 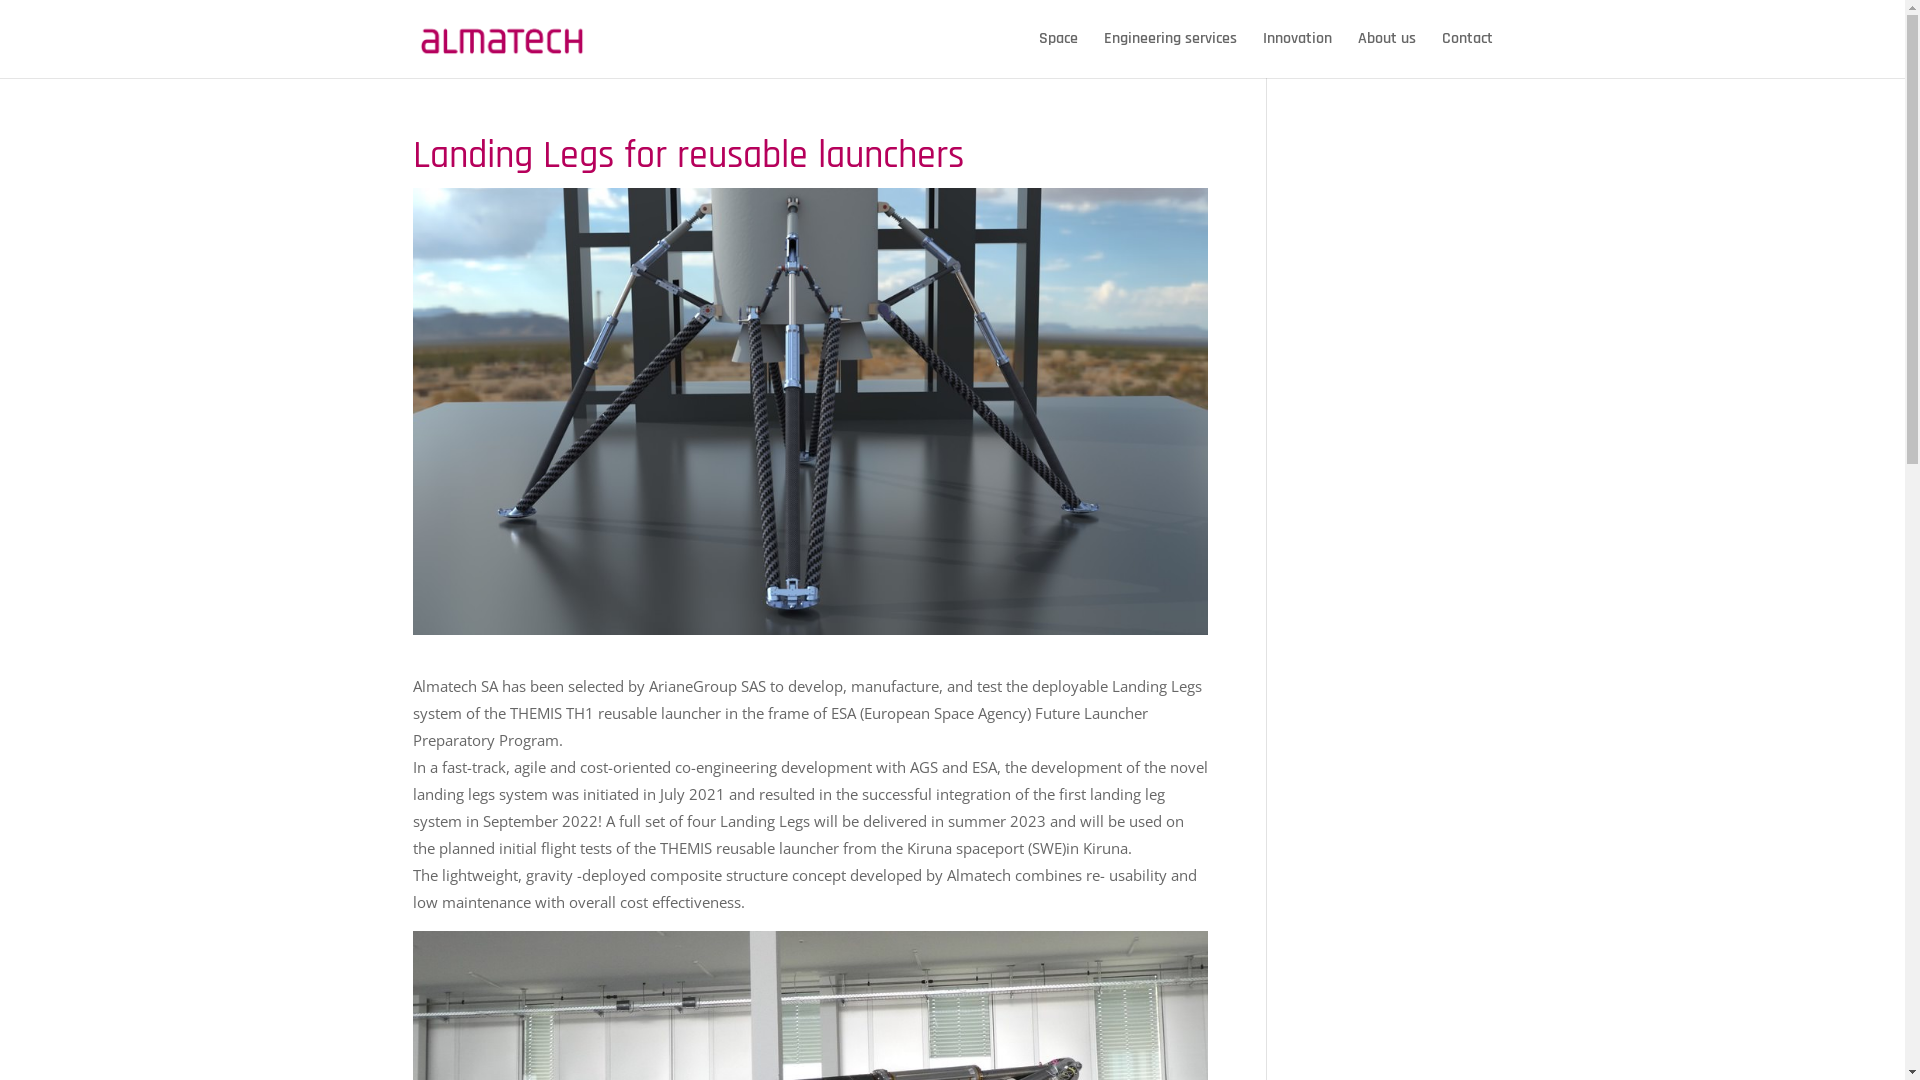 What do you see at coordinates (1170, 53) in the screenshot?
I see `'Engineering services'` at bounding box center [1170, 53].